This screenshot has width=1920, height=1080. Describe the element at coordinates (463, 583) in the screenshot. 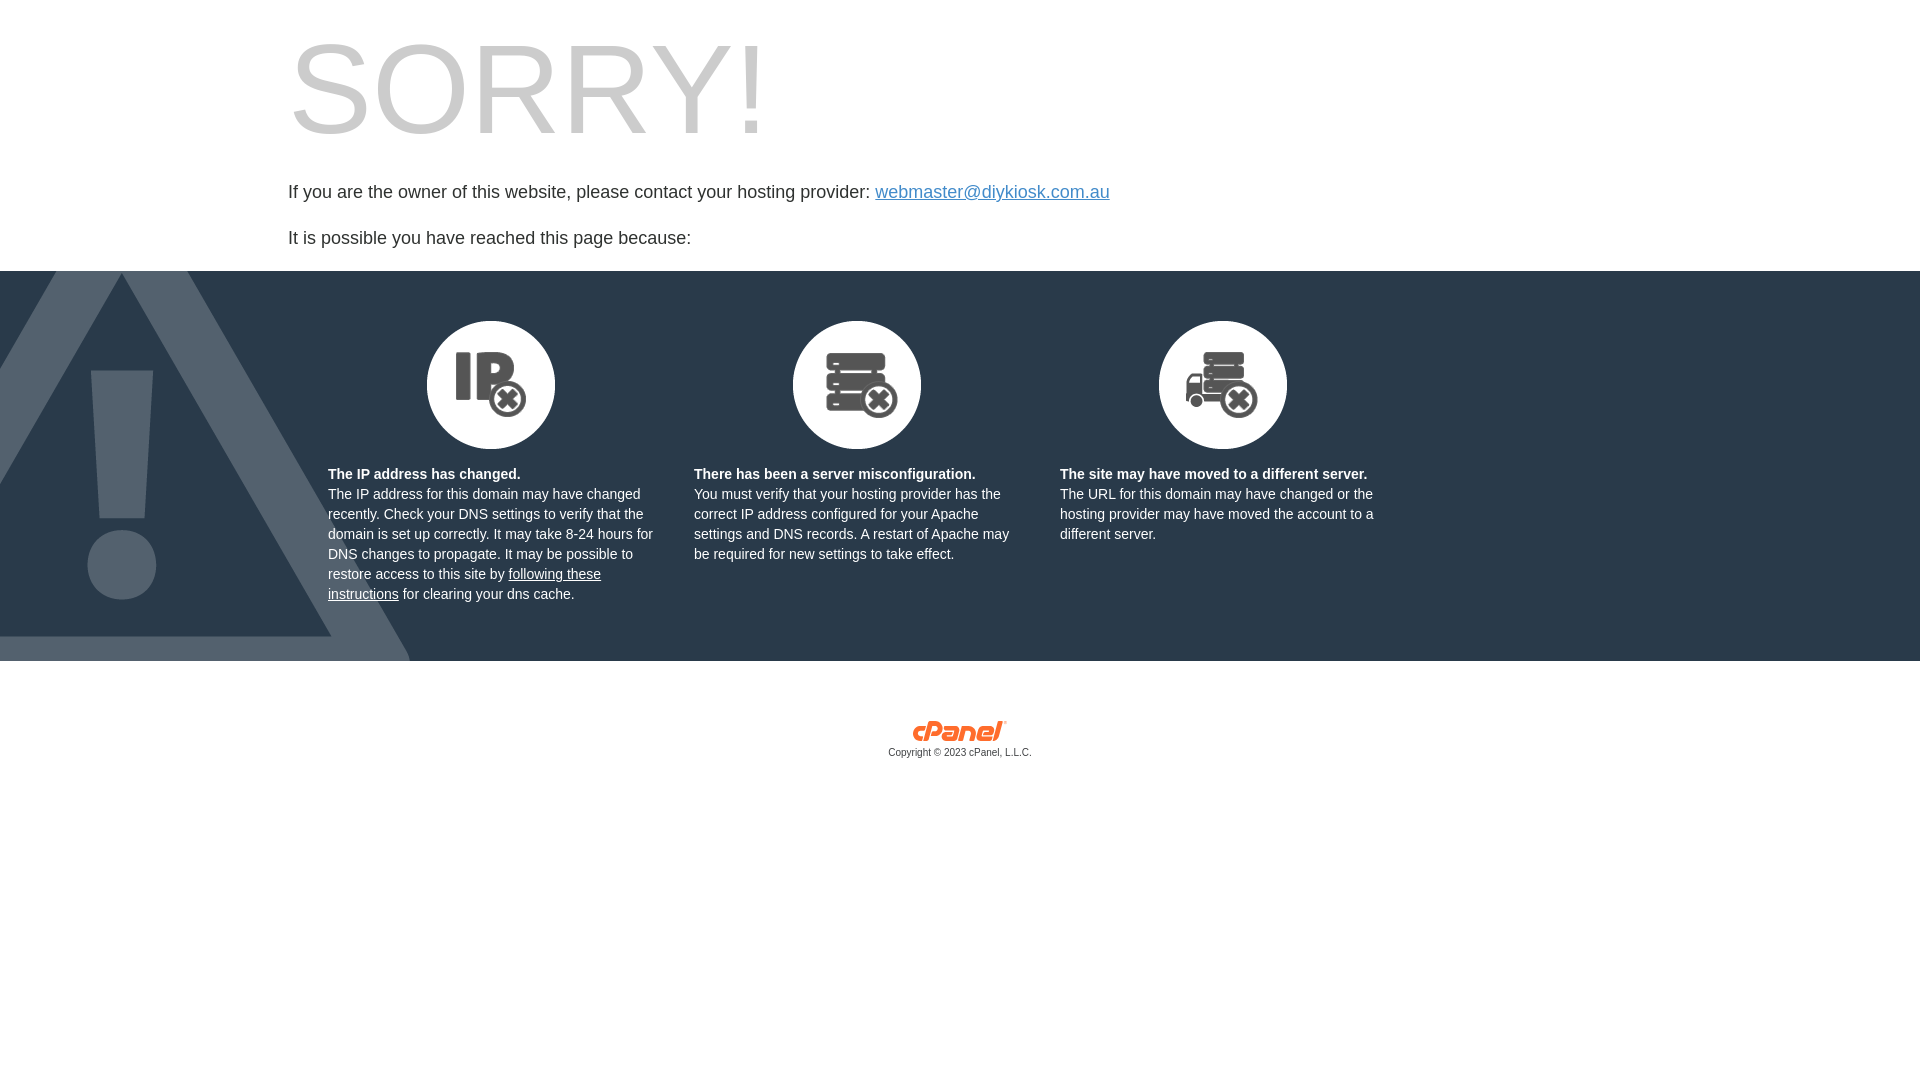

I see `'following these instructions'` at that location.